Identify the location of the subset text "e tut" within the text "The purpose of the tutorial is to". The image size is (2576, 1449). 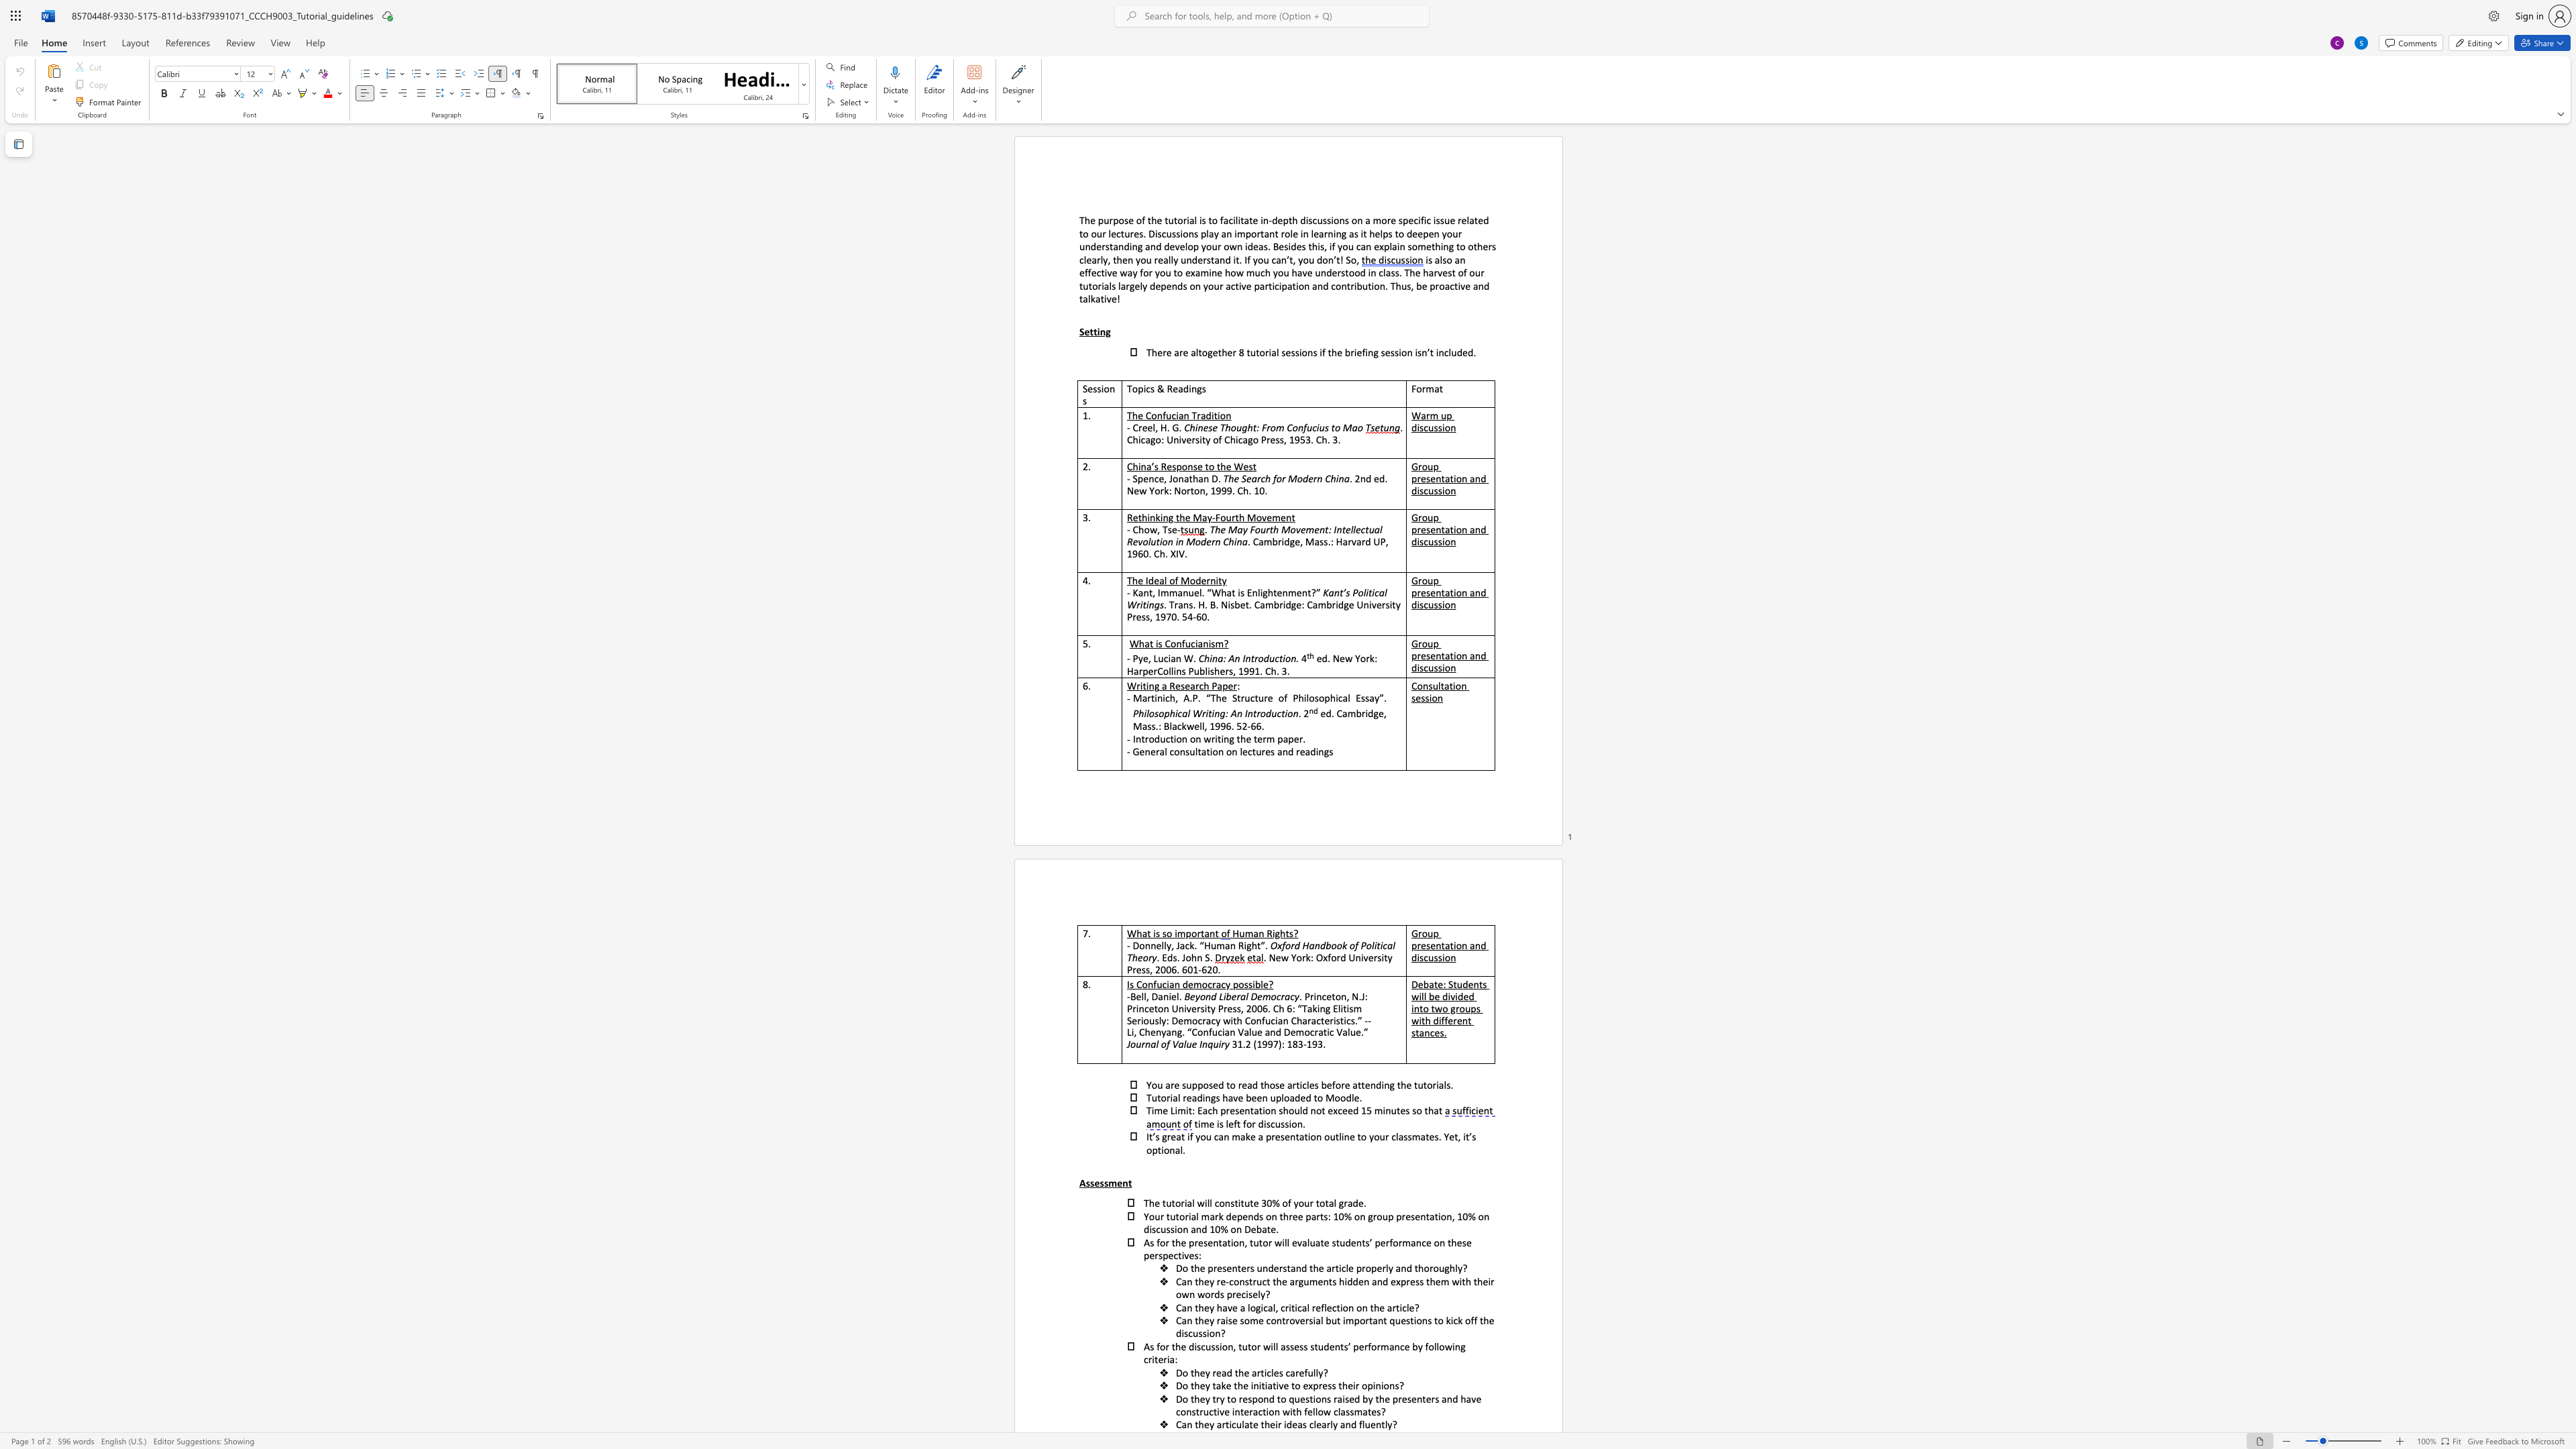
(1156, 219).